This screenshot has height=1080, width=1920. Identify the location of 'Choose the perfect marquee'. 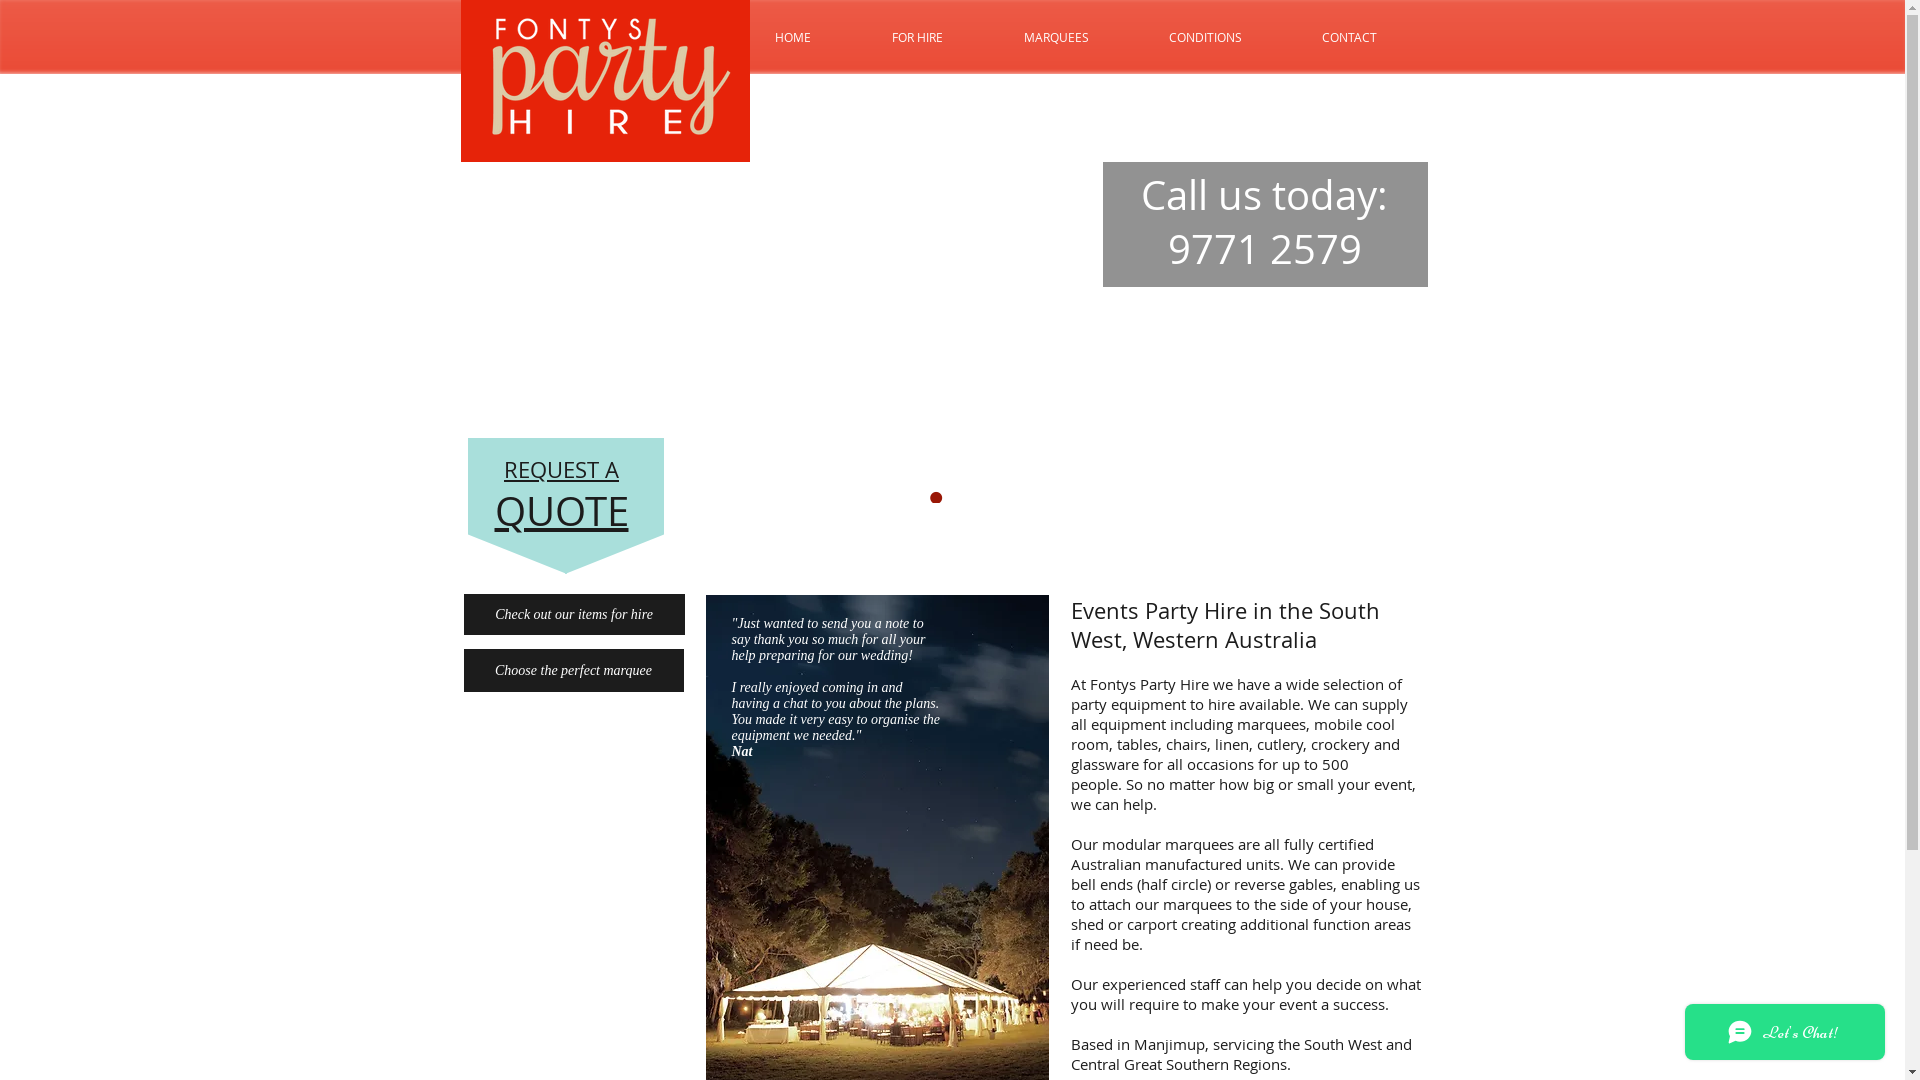
(573, 670).